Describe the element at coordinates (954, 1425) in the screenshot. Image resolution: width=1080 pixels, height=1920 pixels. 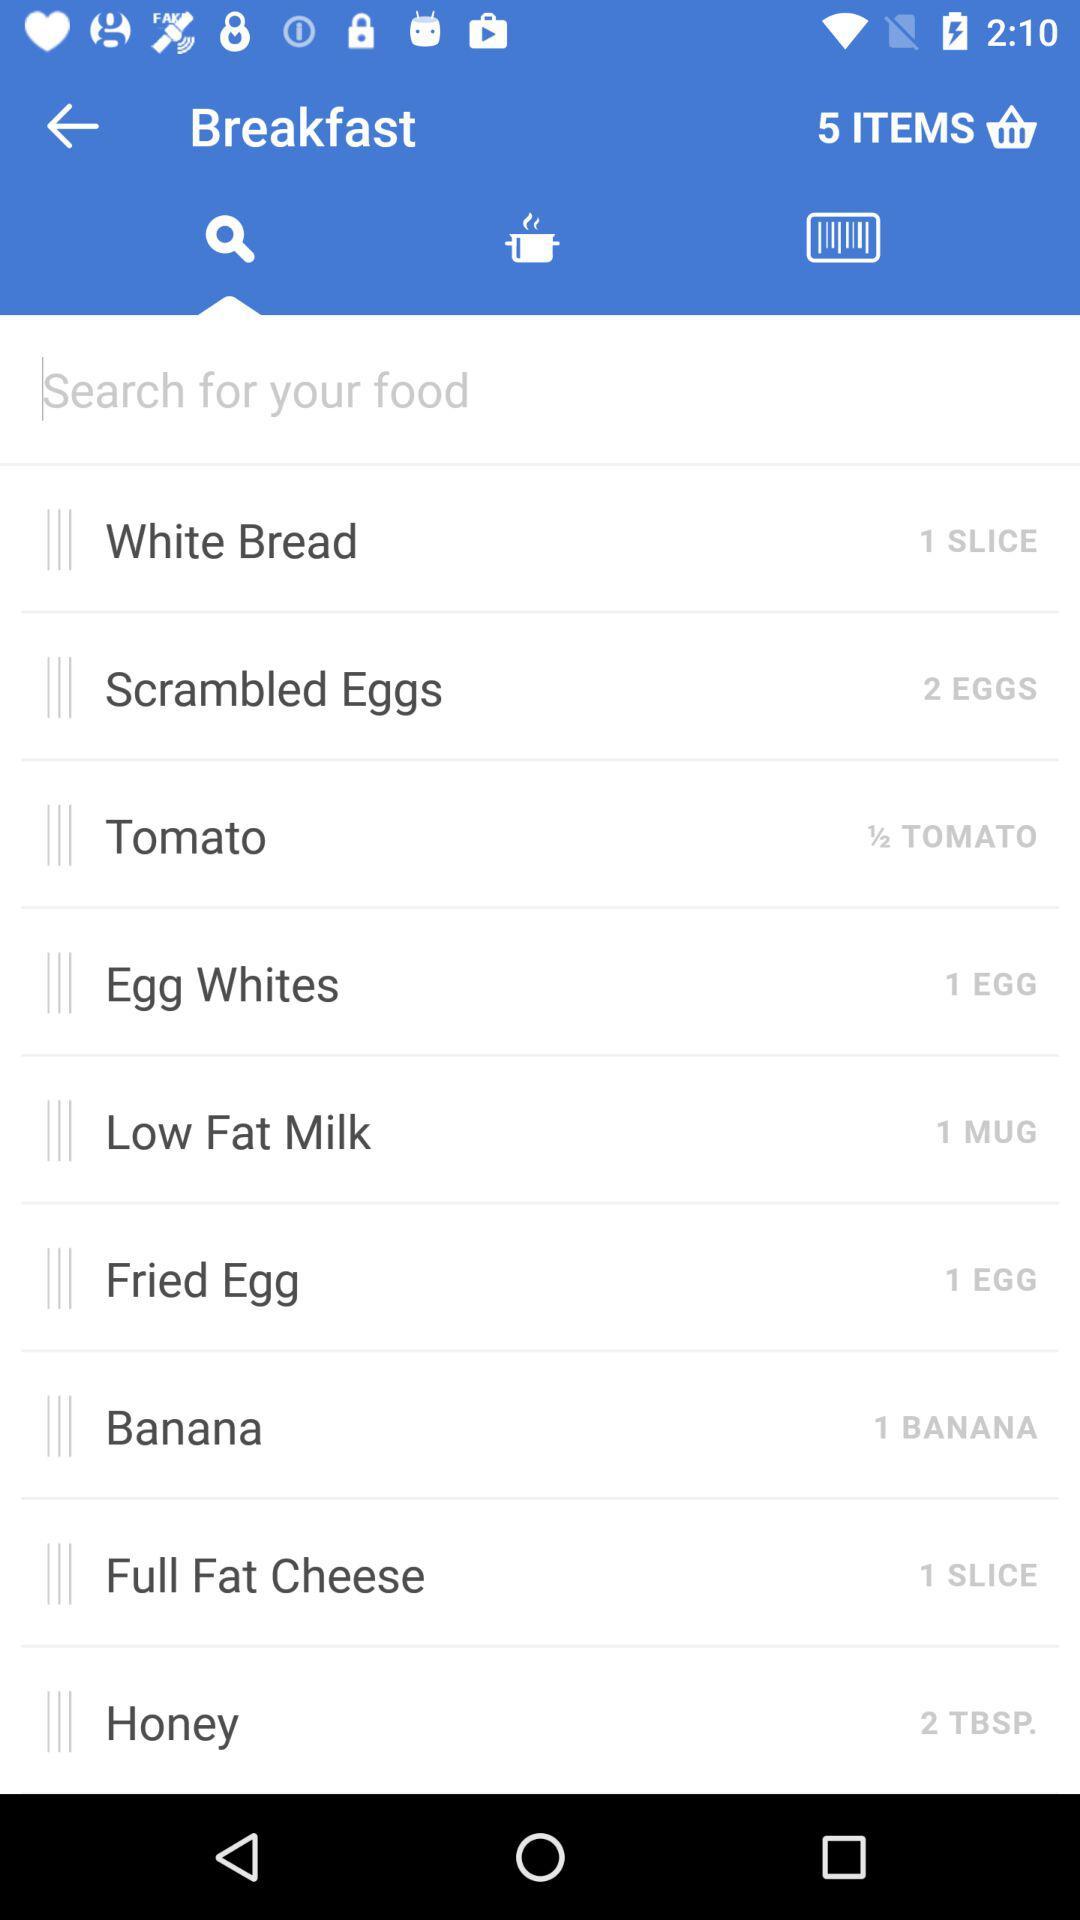
I see `1 banana` at that location.